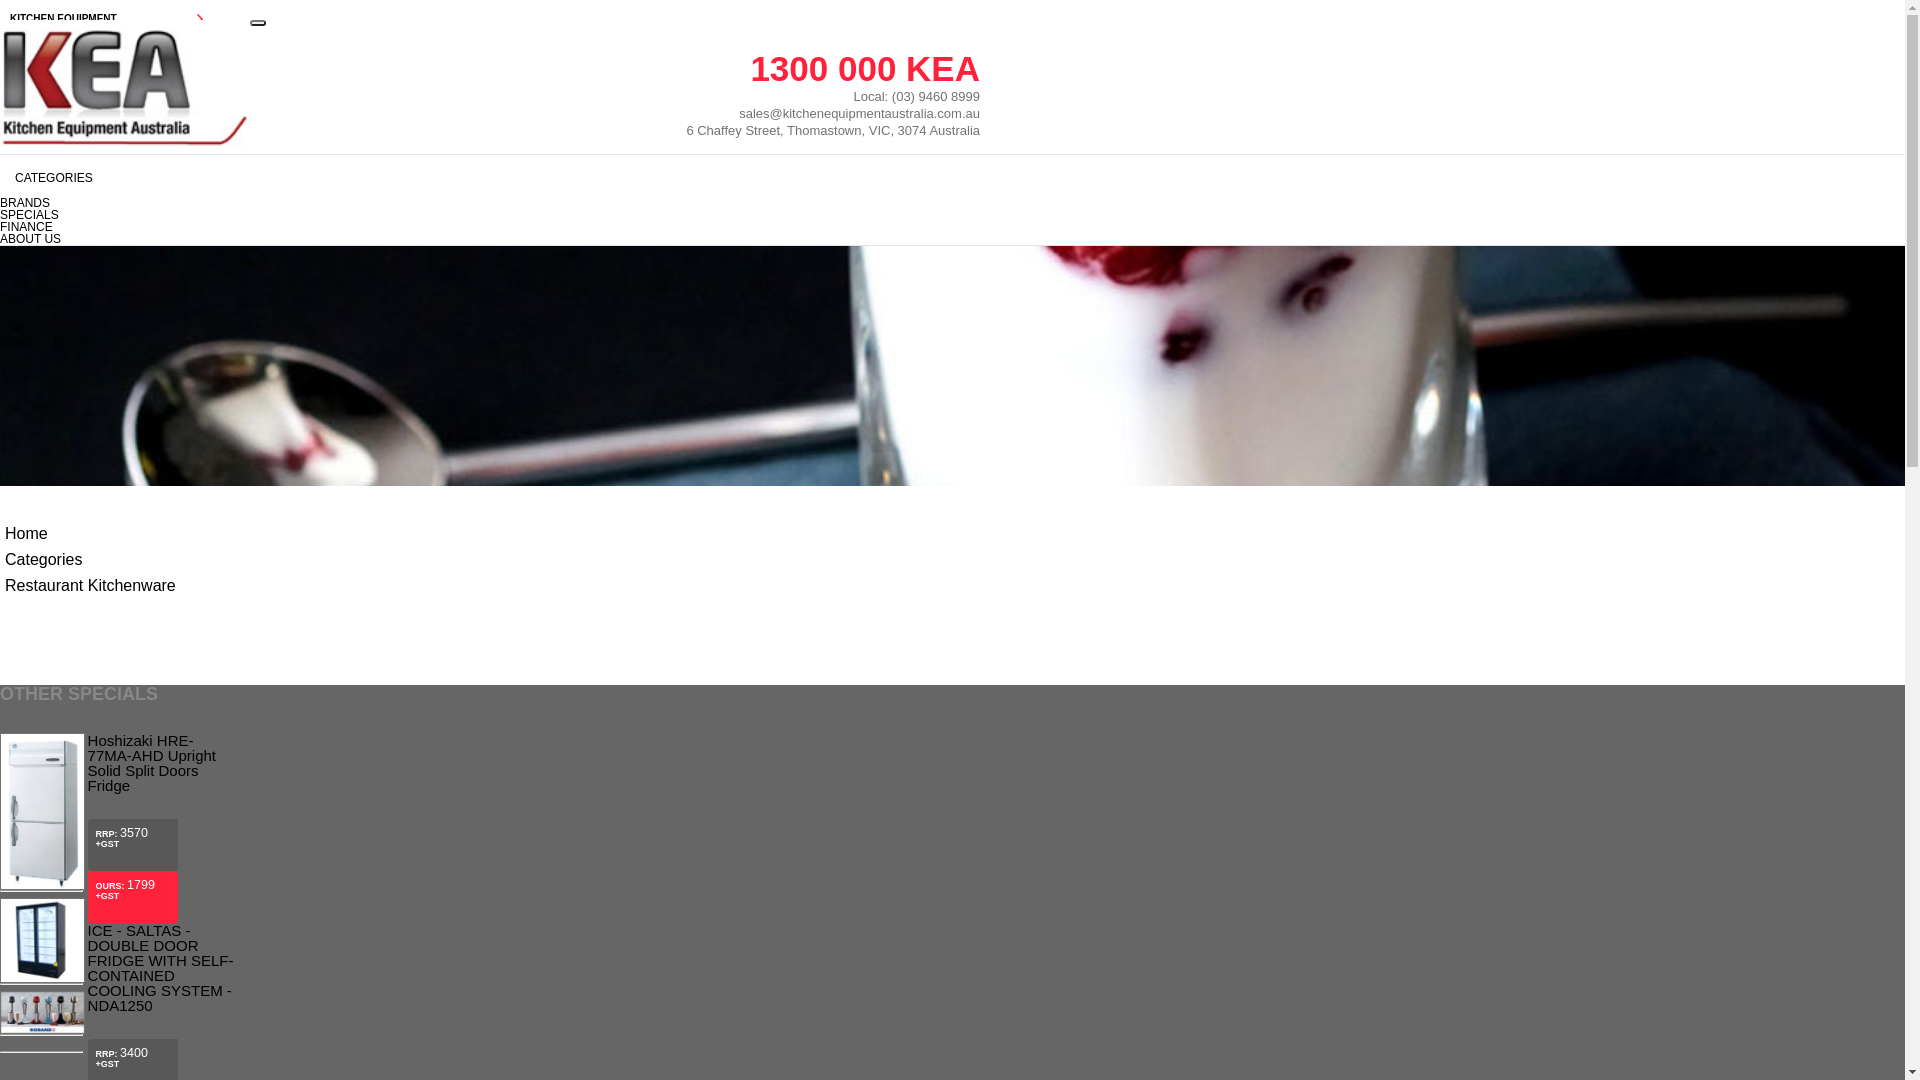 Image resolution: width=1920 pixels, height=1080 pixels. Describe the element at coordinates (109, 837) in the screenshot. I see `'FINANCE'` at that location.